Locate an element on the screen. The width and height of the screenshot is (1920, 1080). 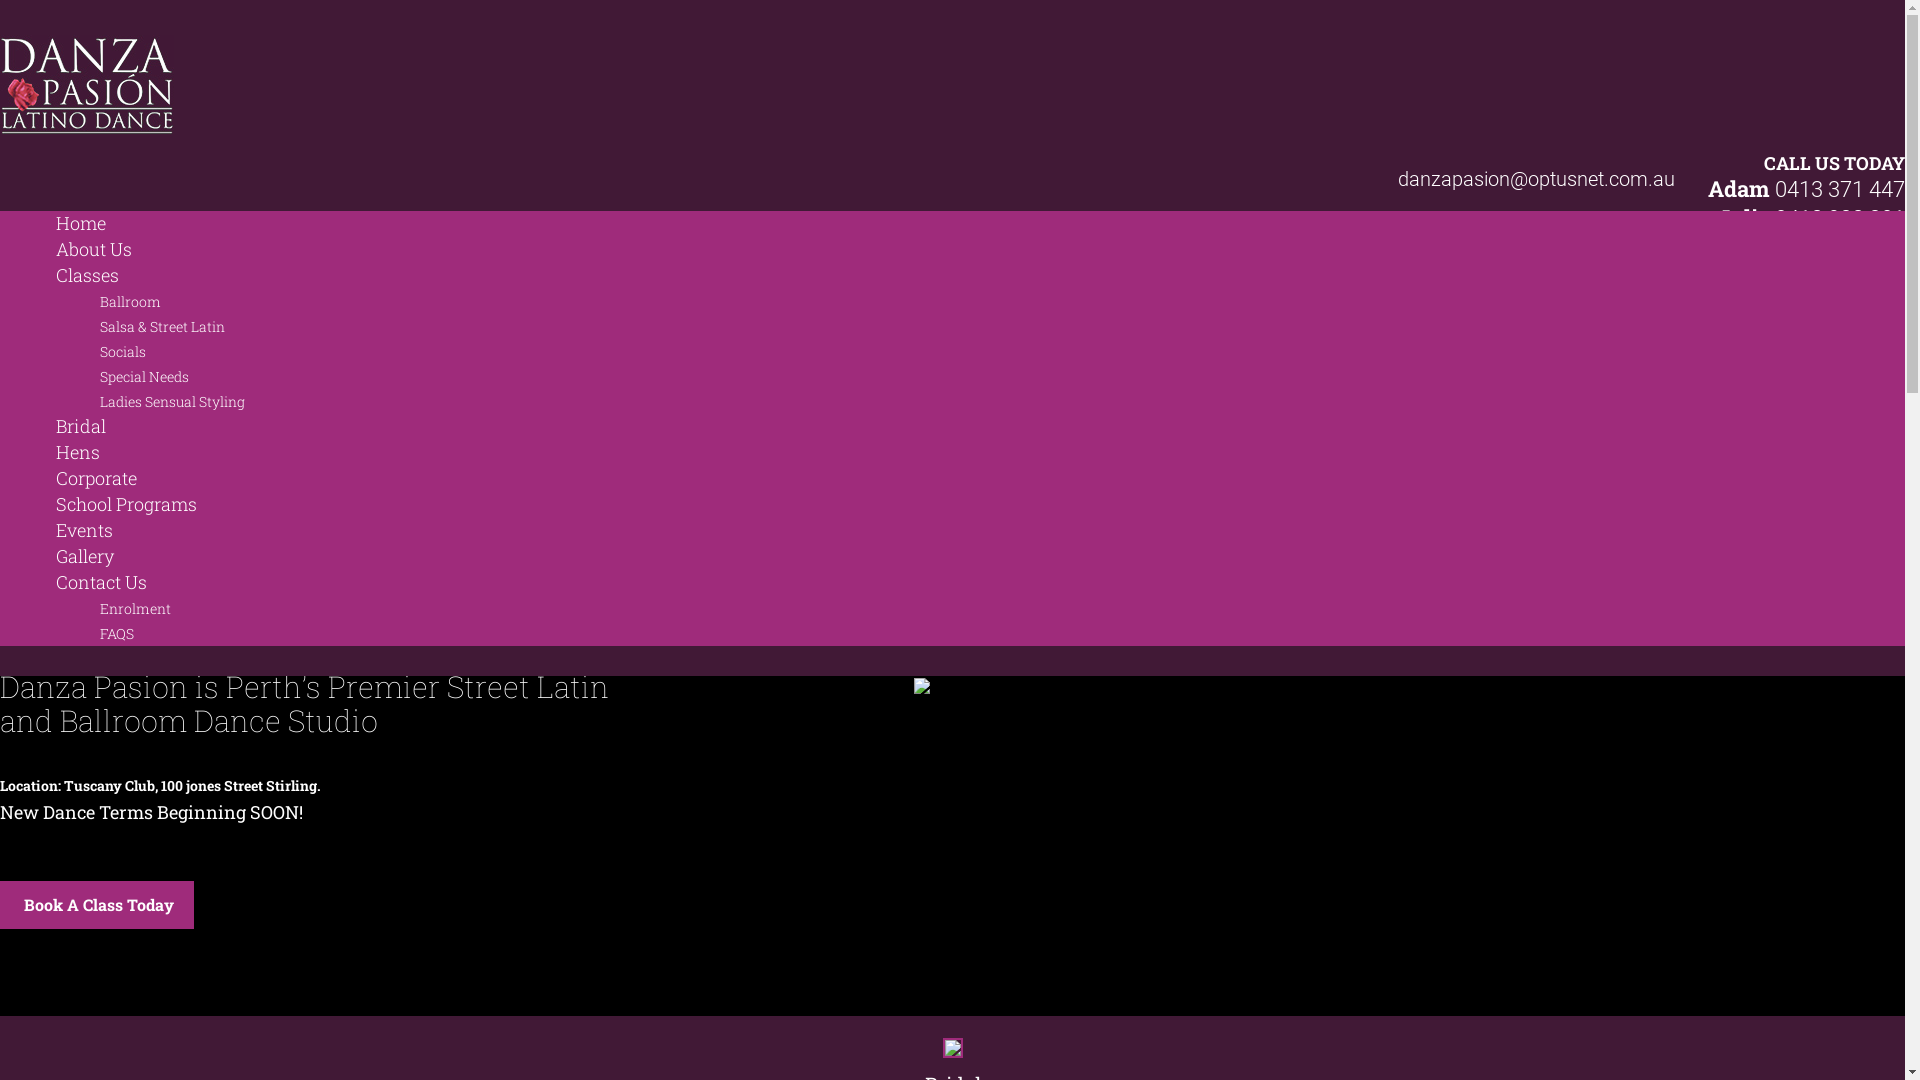
'Home' is located at coordinates (39, 223).